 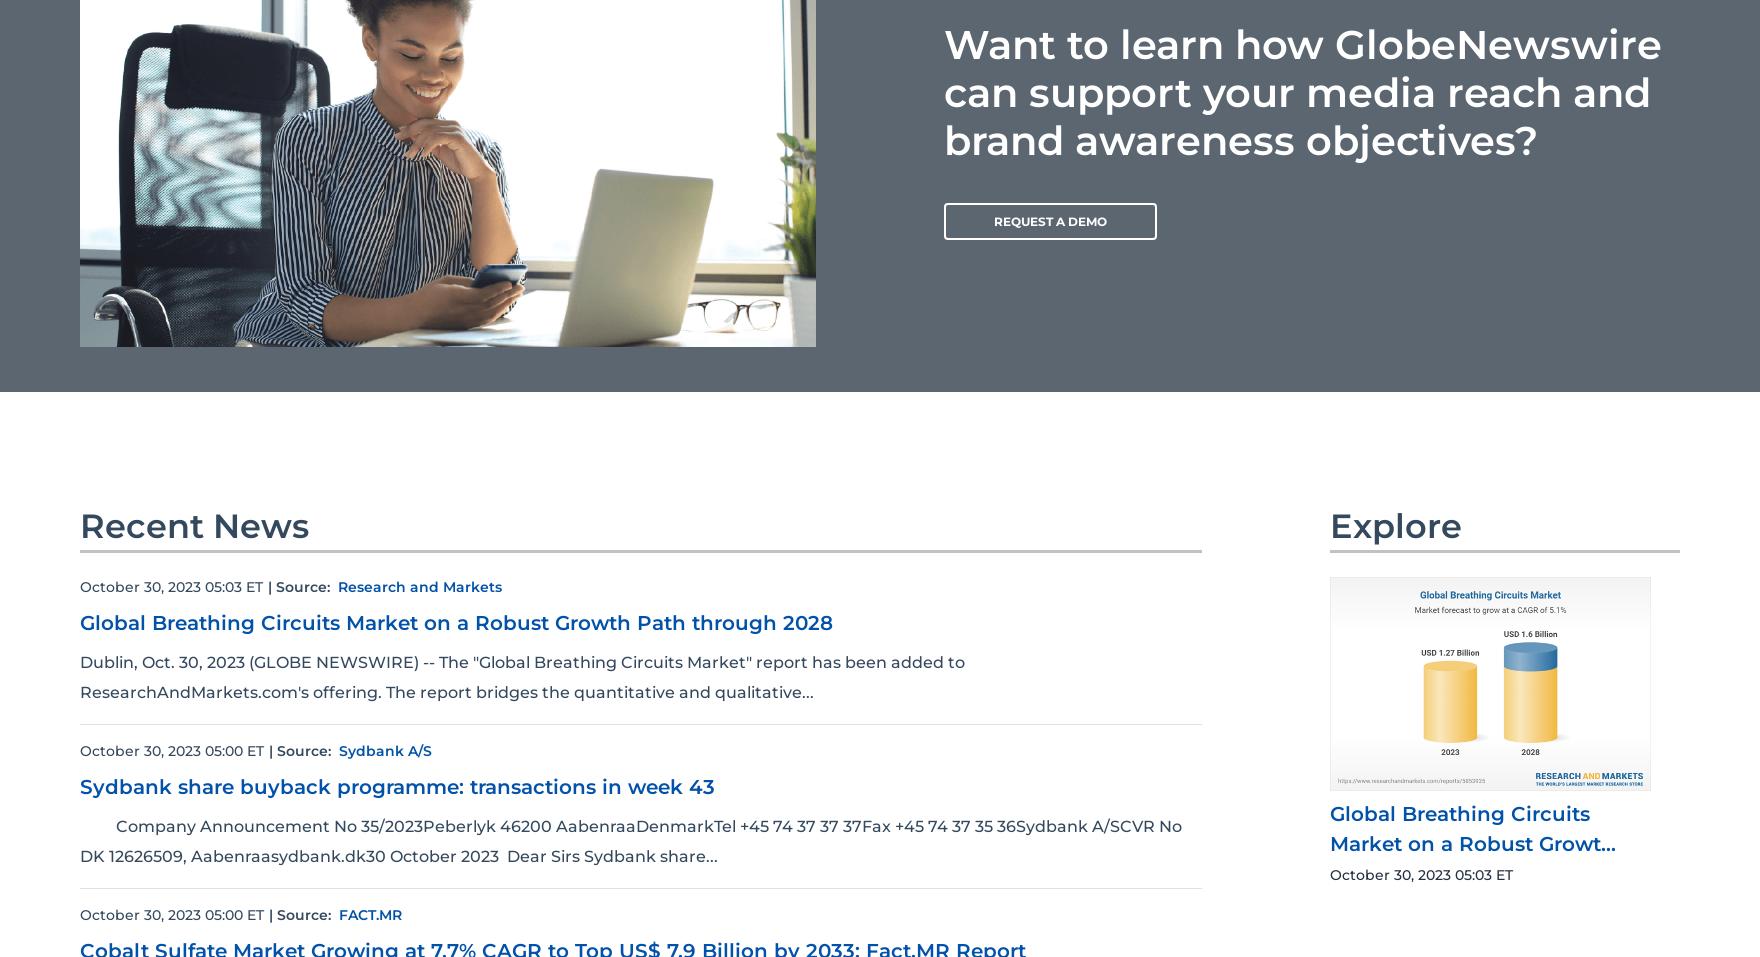 I want to click on 'Company Announcement No 35/2023Peberlyk 46200 AabenraaDenmarkTel +45 74 37 37 37Fax +45 74 37 35 36Sydbank A/SCVR No DK 12626509, Aabenraasydbank.dk30 October 2023  Dear Sirs  Sydbank share...', so click(x=630, y=839).